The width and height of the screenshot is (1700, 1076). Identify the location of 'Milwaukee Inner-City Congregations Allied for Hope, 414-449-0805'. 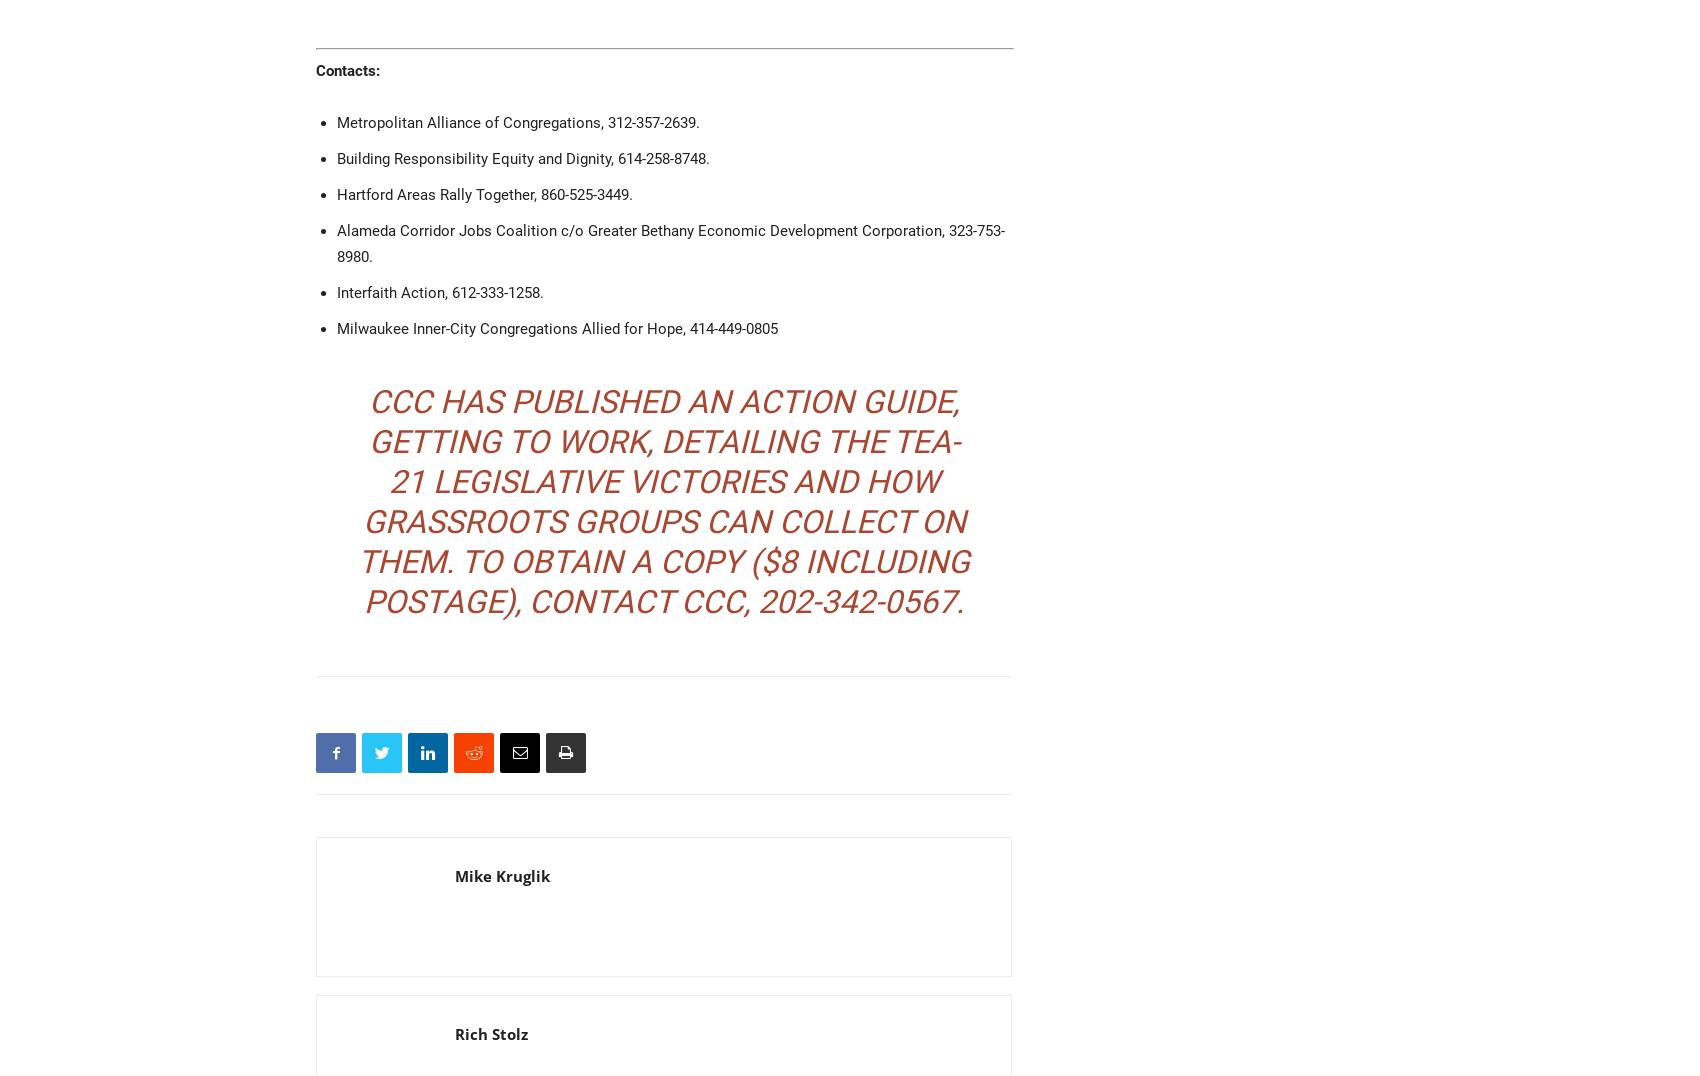
(335, 329).